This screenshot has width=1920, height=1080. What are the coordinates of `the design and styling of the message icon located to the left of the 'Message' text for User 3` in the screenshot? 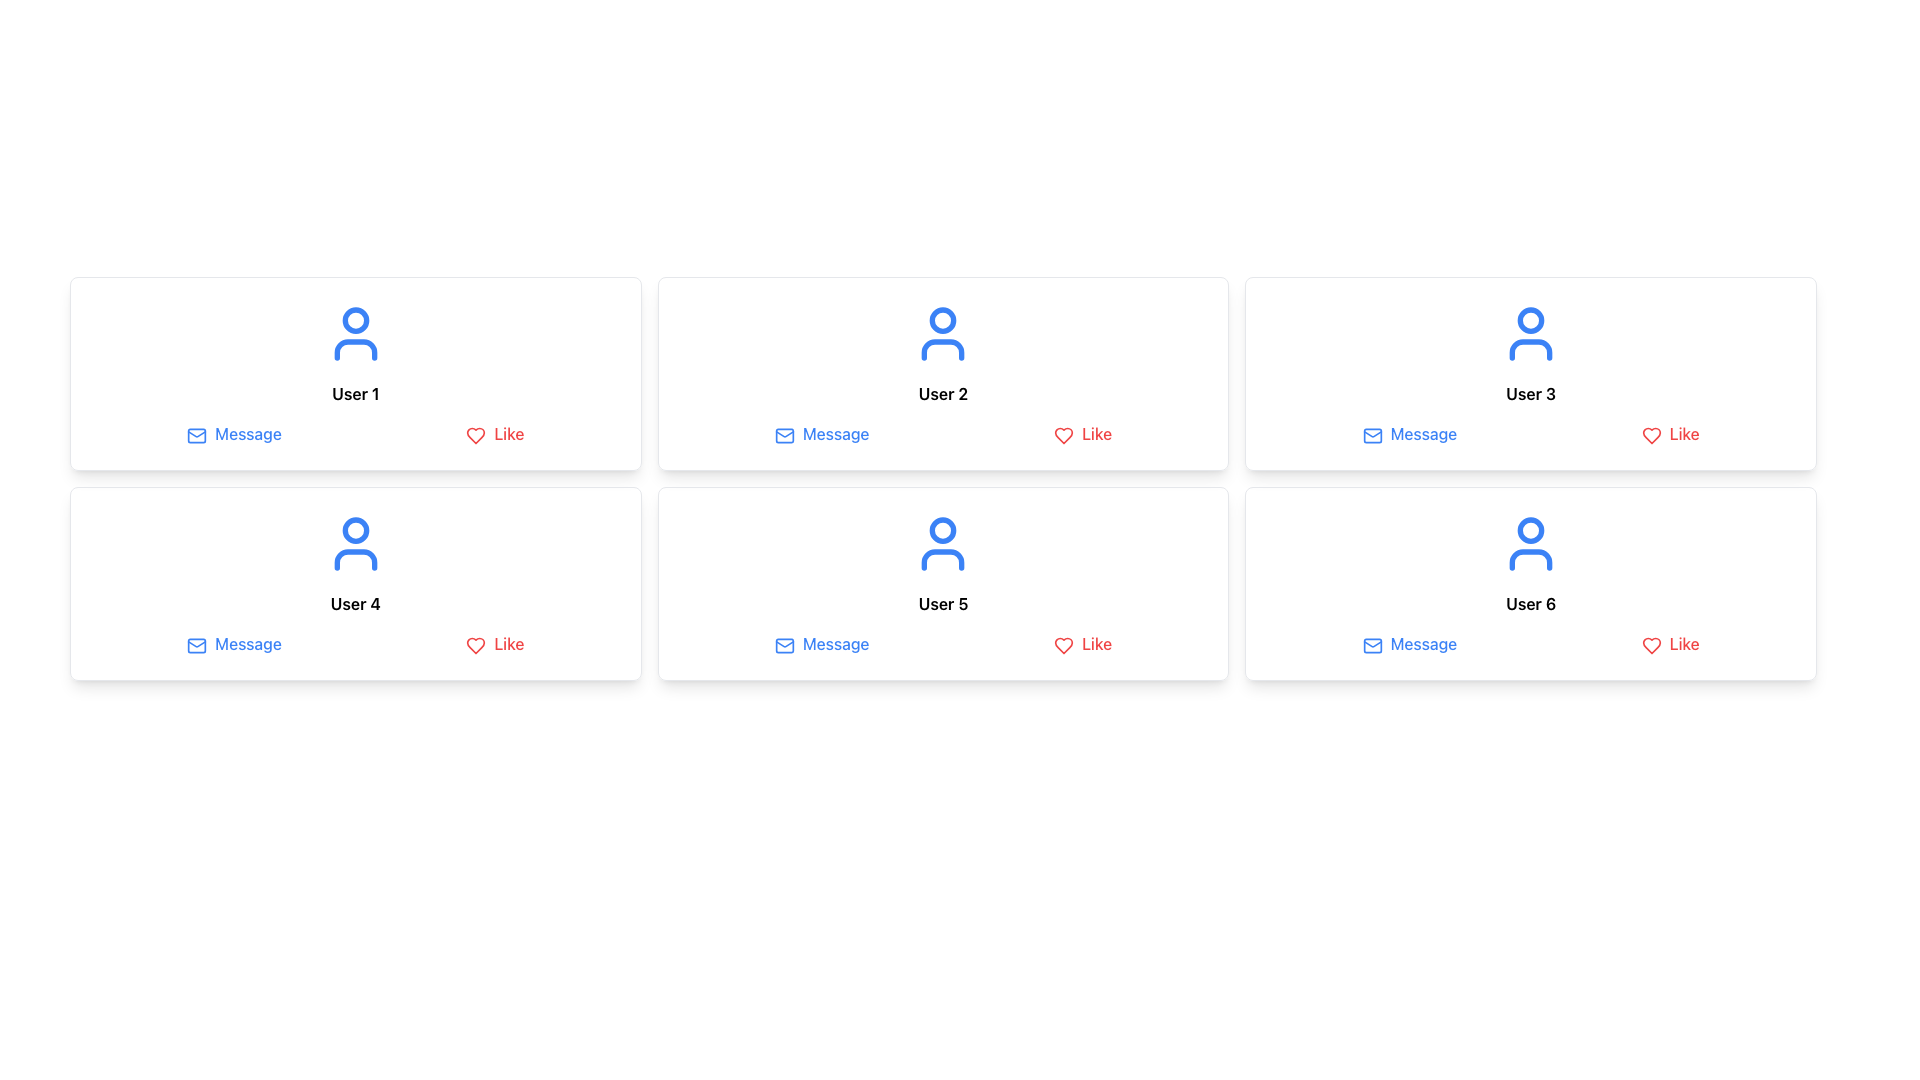 It's located at (1371, 434).